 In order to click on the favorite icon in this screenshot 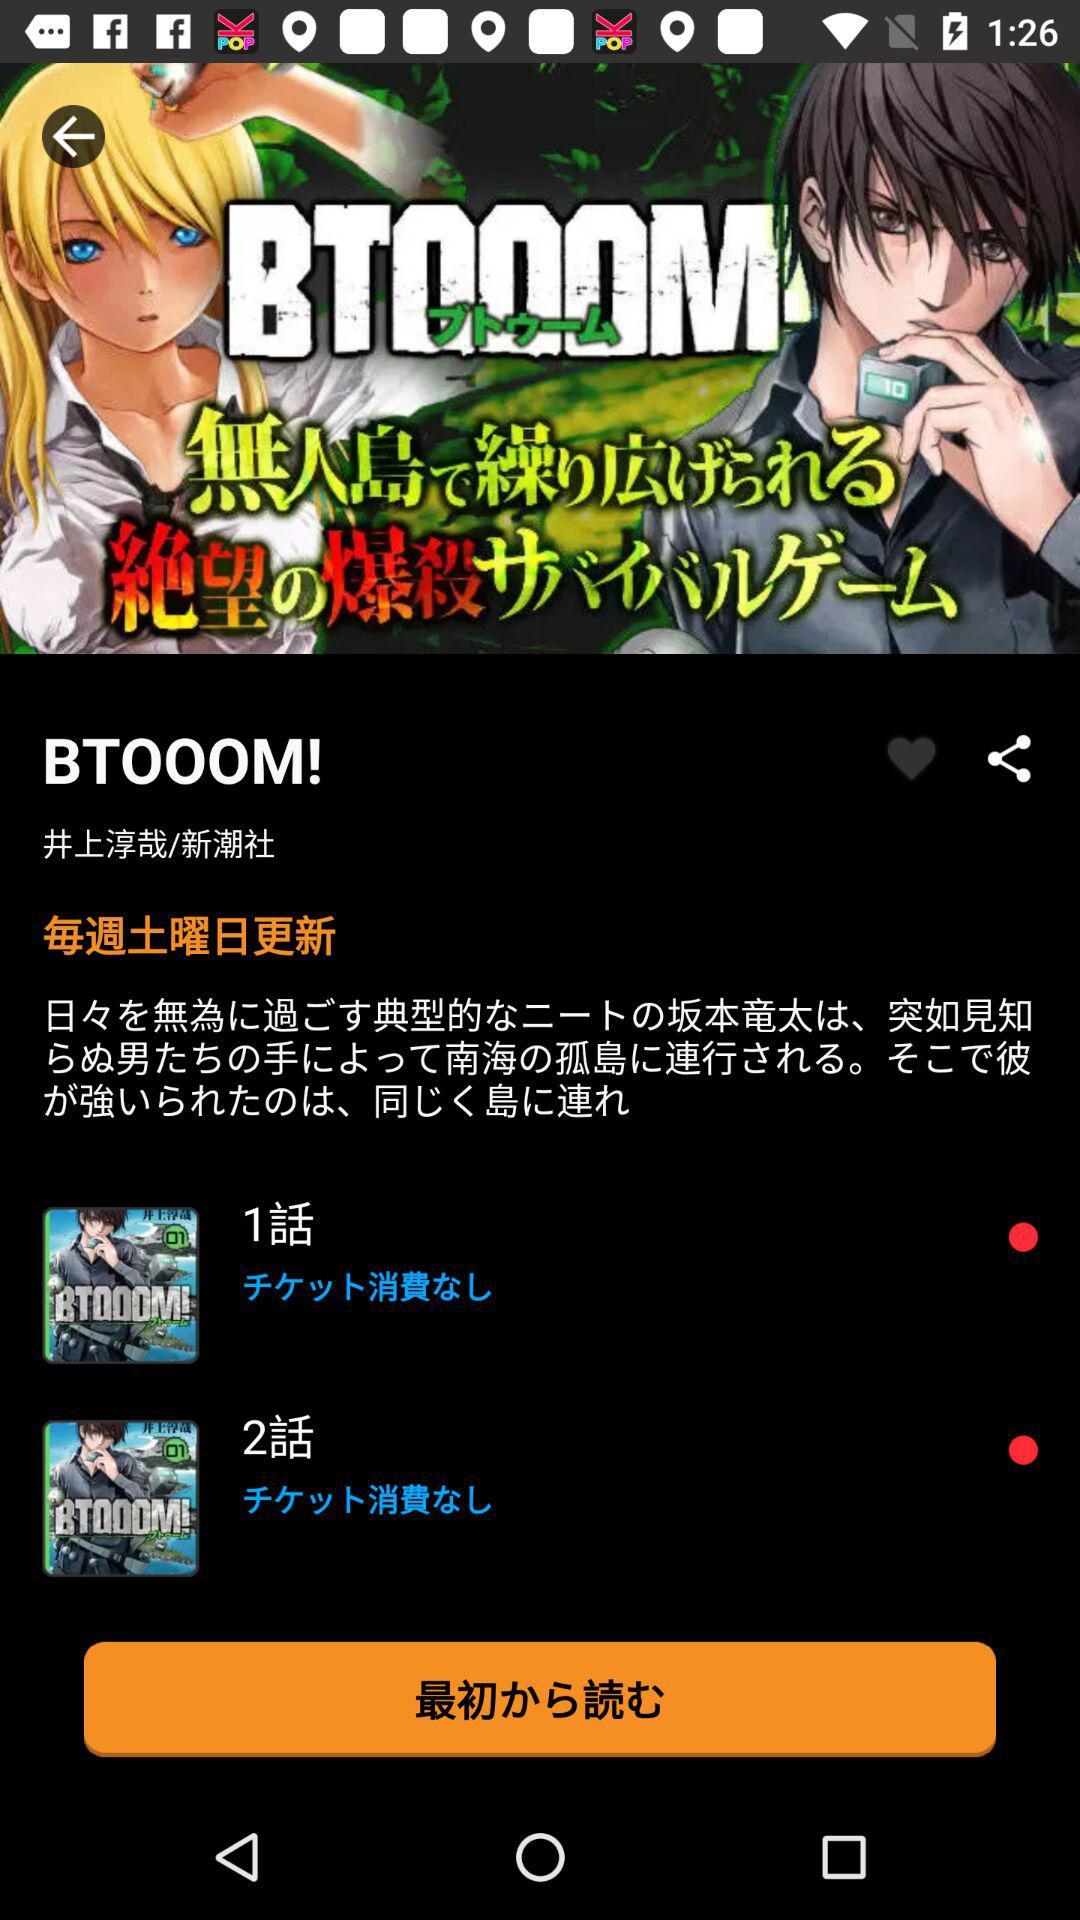, I will do `click(911, 757)`.